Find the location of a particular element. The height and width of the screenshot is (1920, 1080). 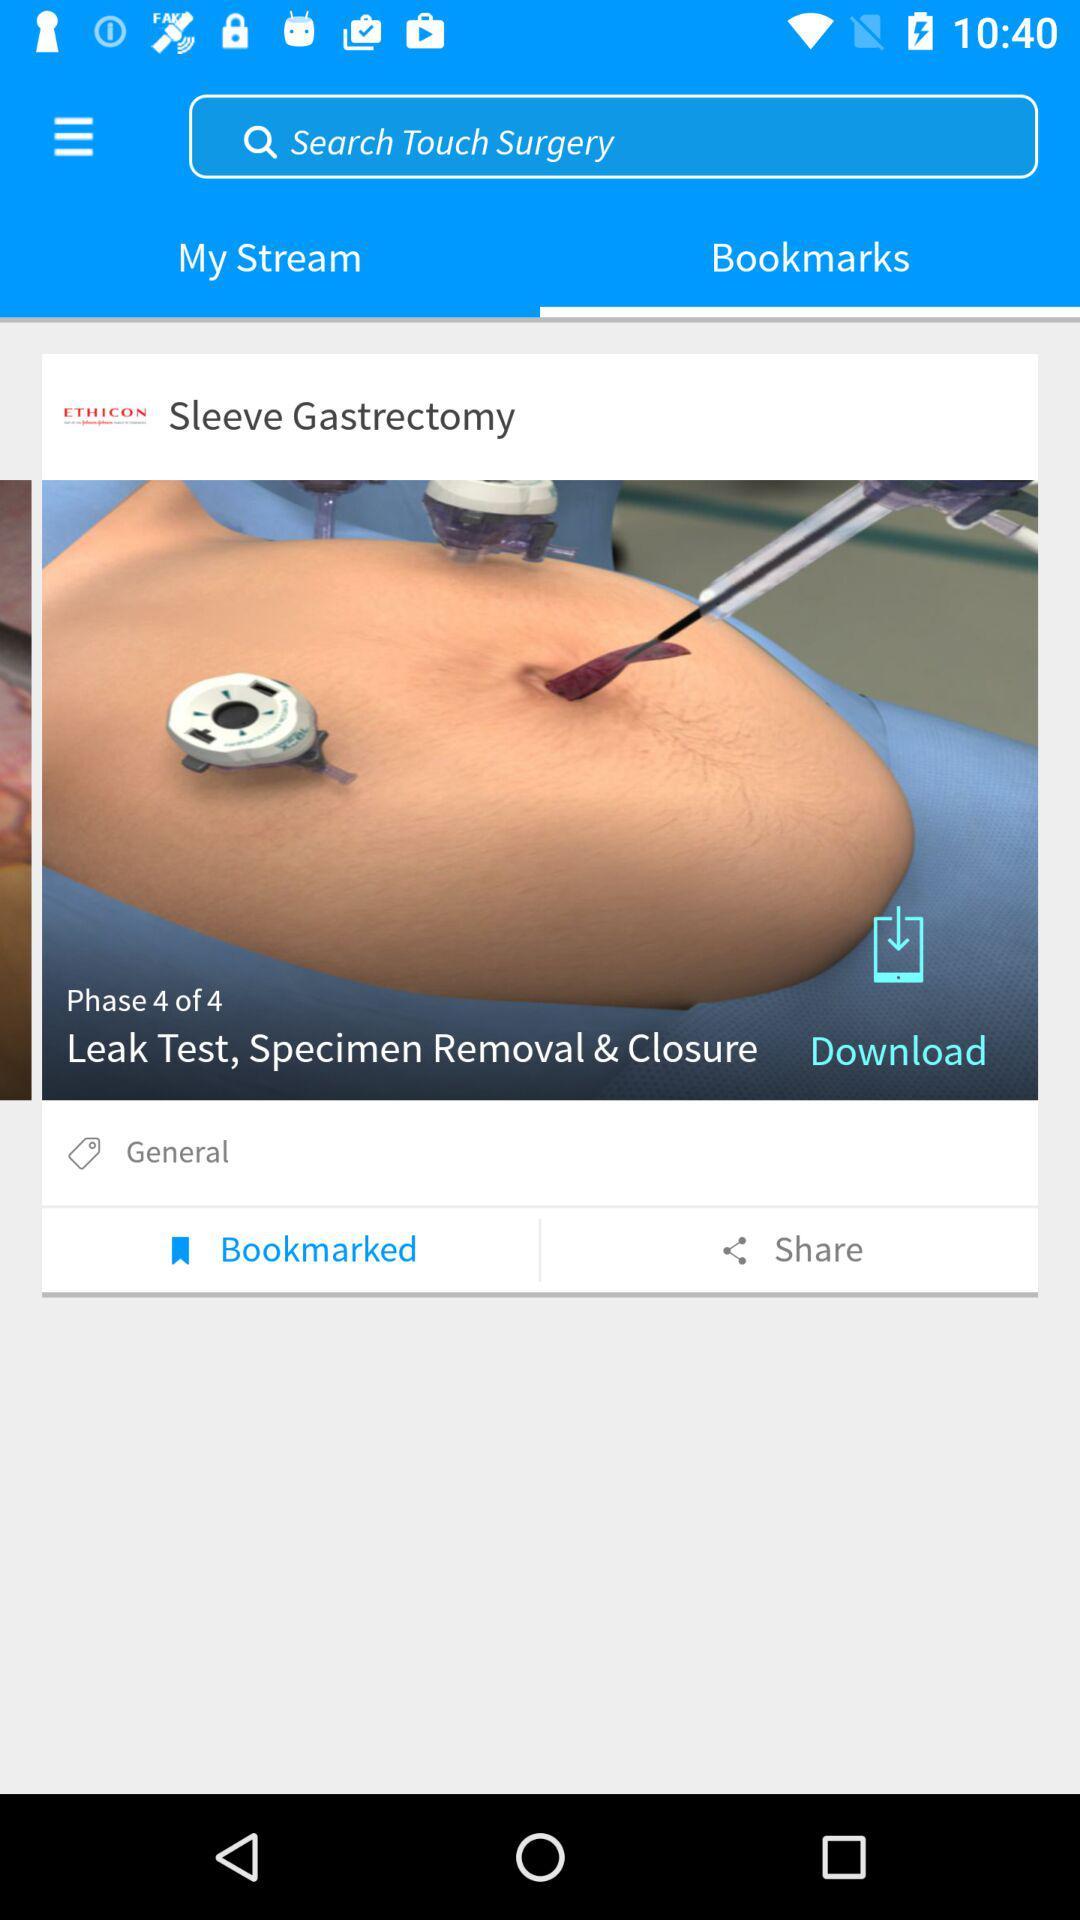

search keywords here is located at coordinates (612, 133).